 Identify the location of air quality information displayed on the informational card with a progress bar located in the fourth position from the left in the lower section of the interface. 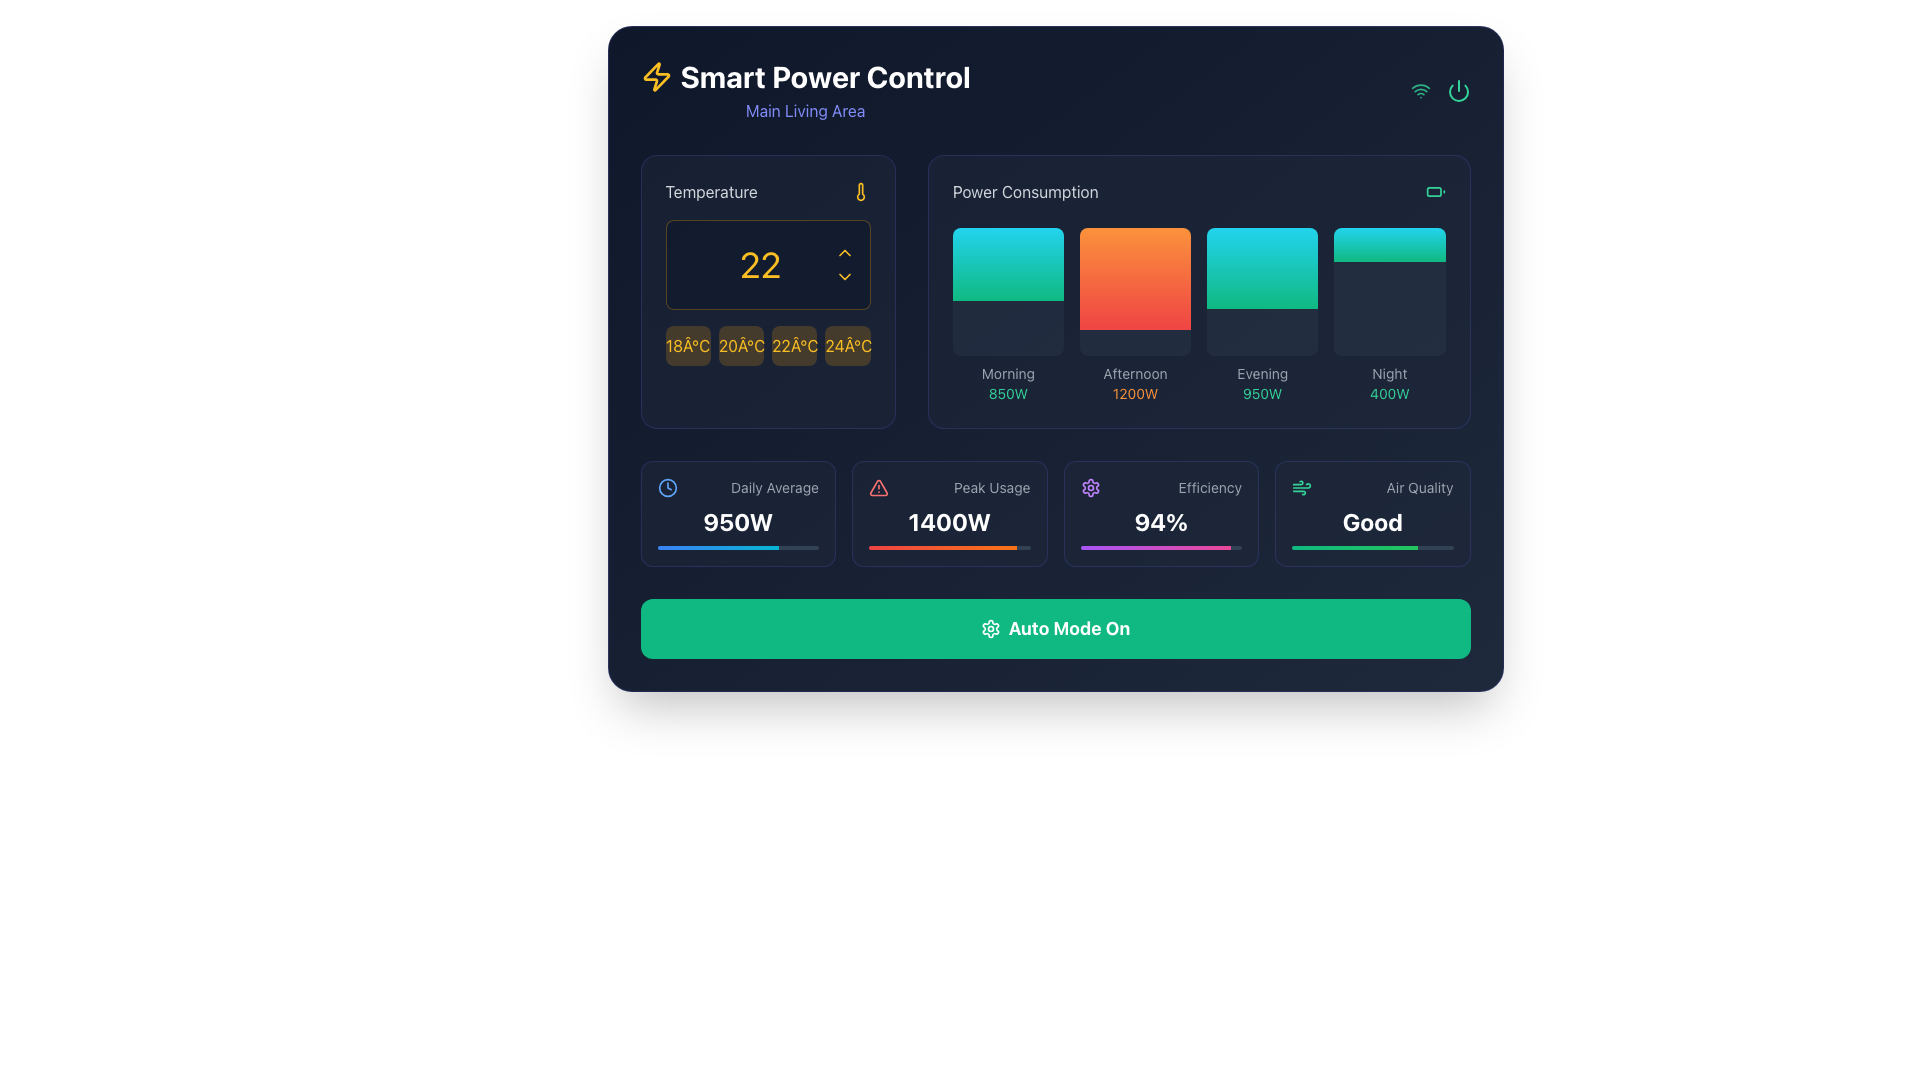
(1371, 512).